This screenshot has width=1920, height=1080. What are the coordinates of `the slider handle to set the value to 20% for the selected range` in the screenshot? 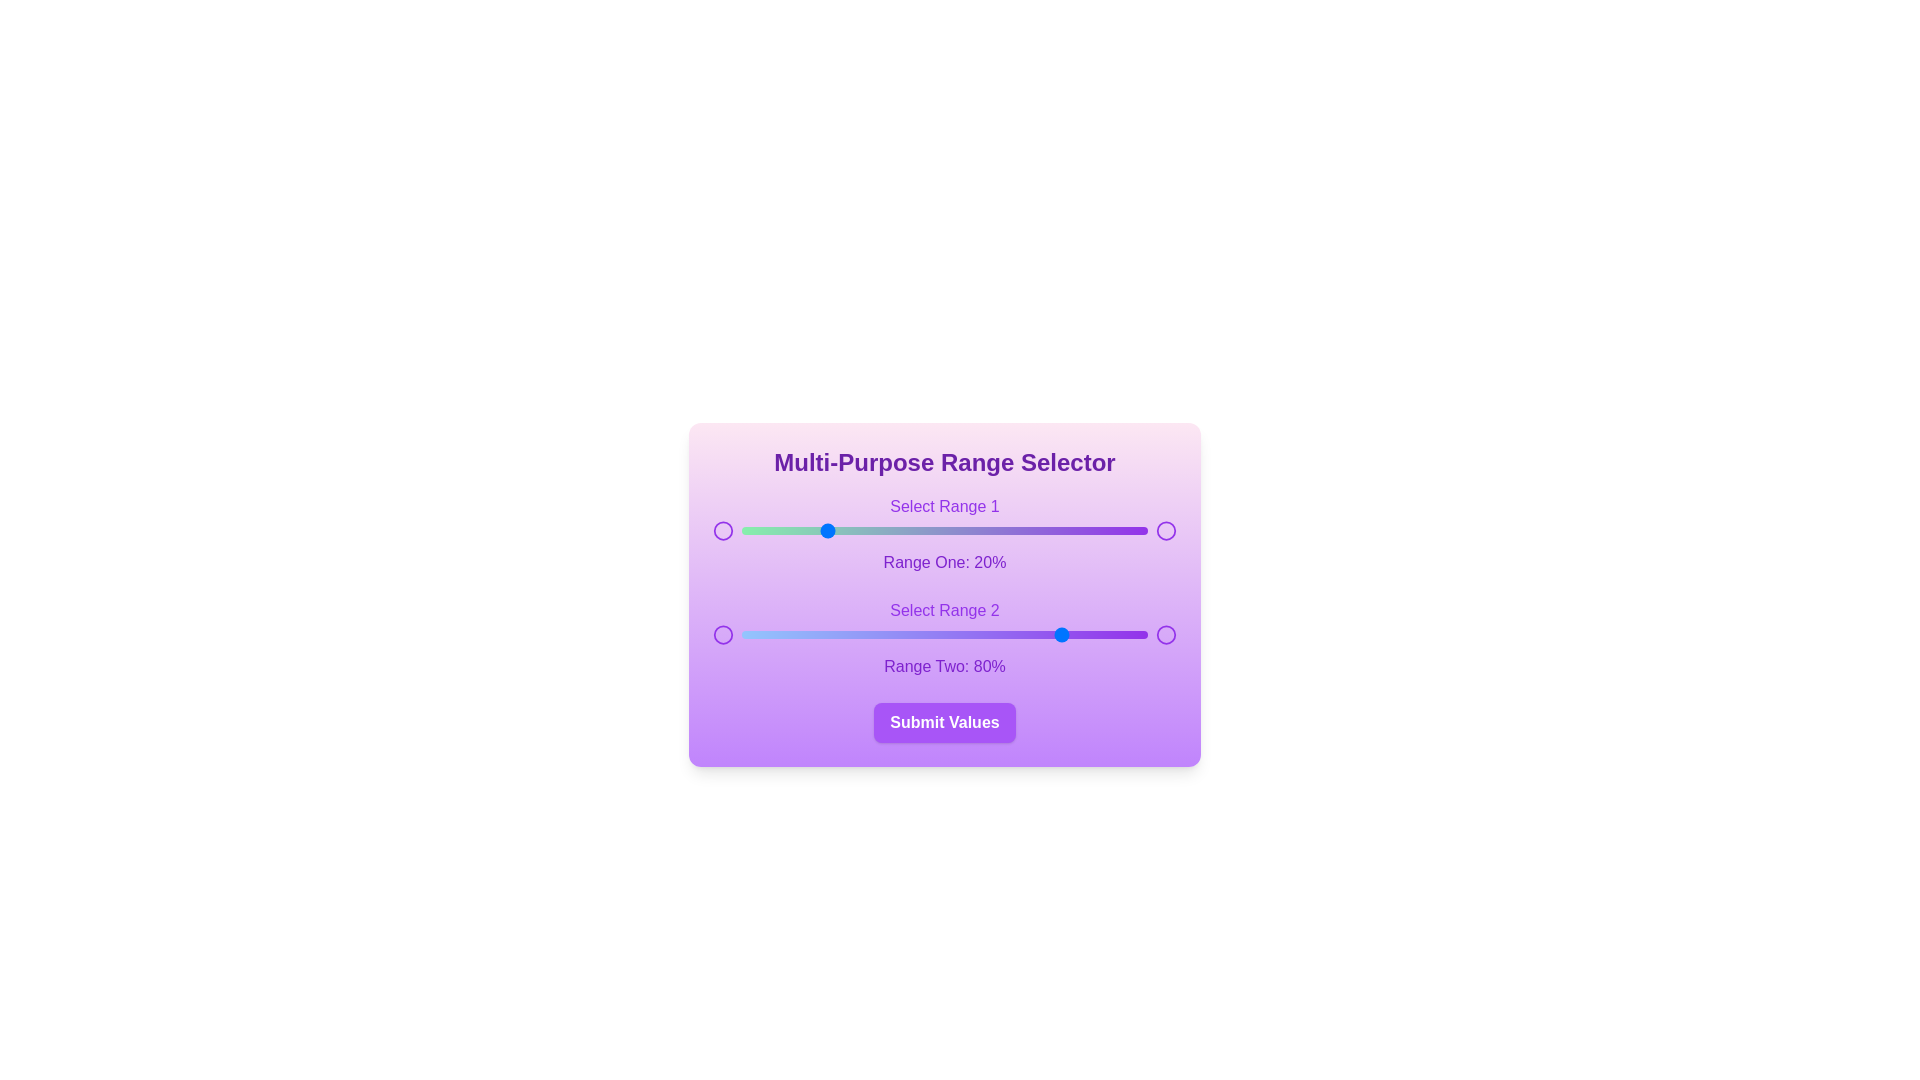 It's located at (823, 530).